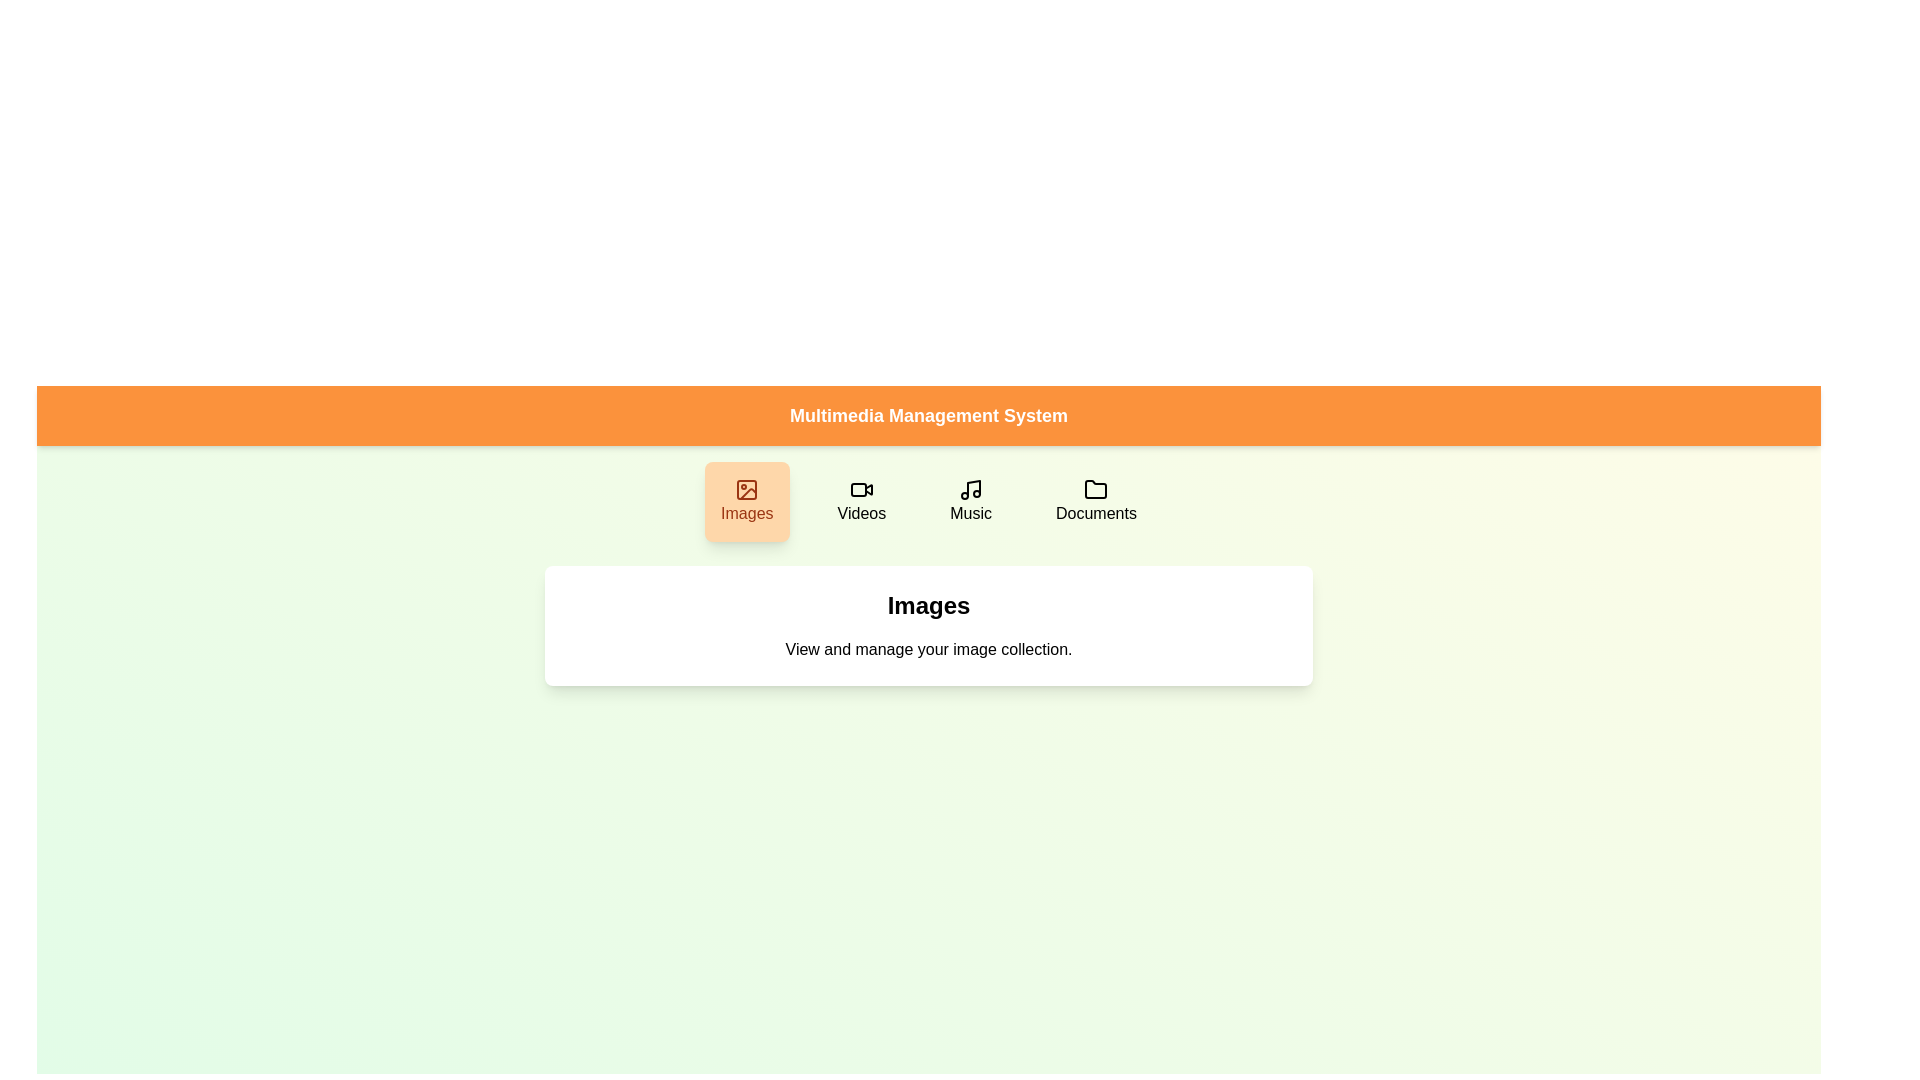 The height and width of the screenshot is (1080, 1920). What do you see at coordinates (746, 500) in the screenshot?
I see `the Images button to switch the active category` at bounding box center [746, 500].